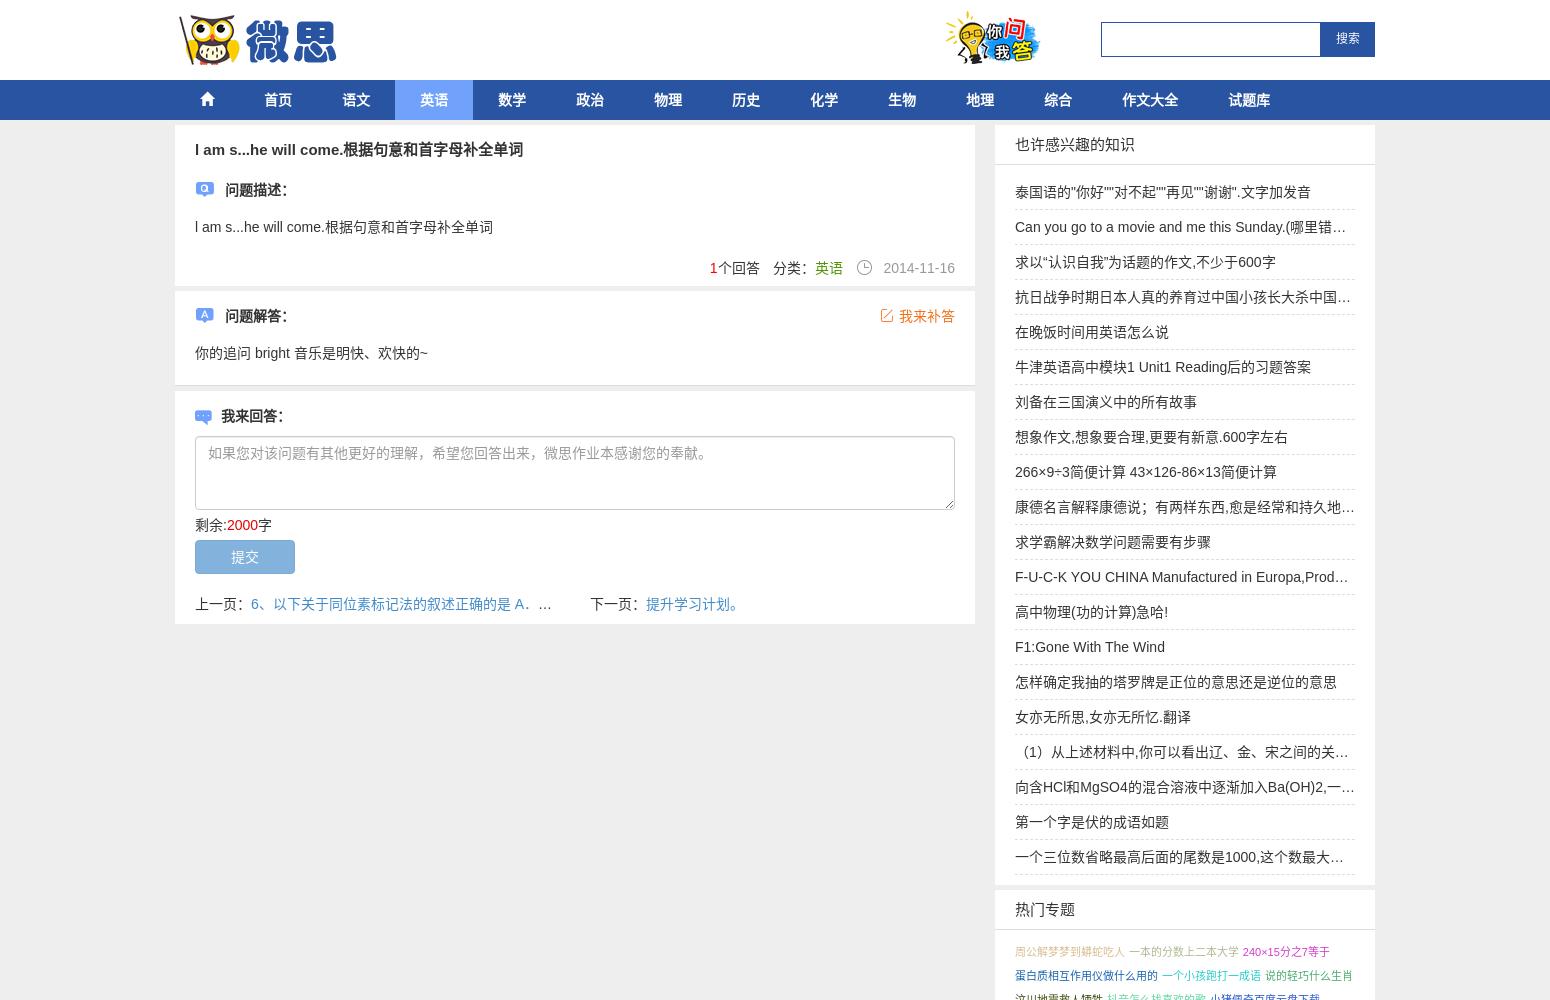 The image size is (1550, 1000). Describe the element at coordinates (1088, 647) in the screenshot. I see `'F1:Gone With The Wind'` at that location.